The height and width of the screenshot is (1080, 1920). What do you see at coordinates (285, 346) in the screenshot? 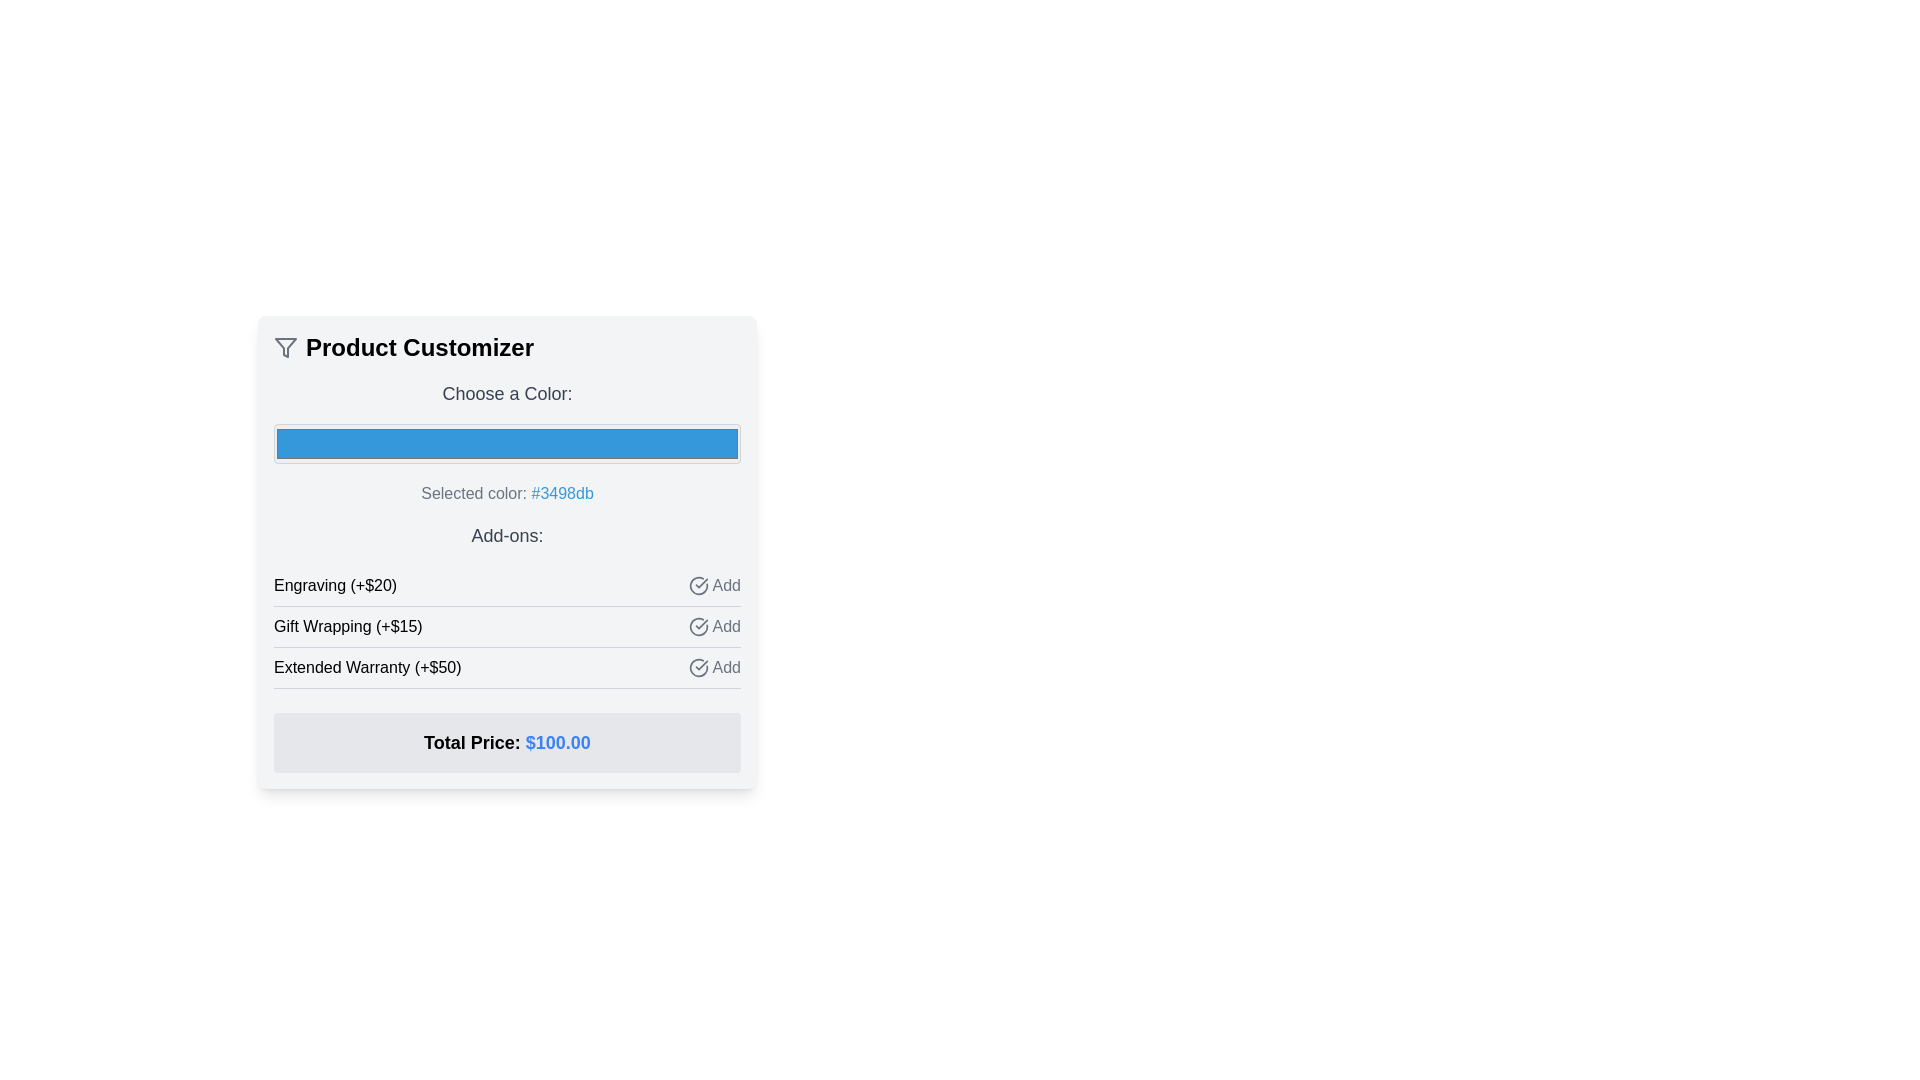
I see `the filter icon, which is a gray funnel-shaped SVG element located to the left of the 'Product Customizer' text` at bounding box center [285, 346].